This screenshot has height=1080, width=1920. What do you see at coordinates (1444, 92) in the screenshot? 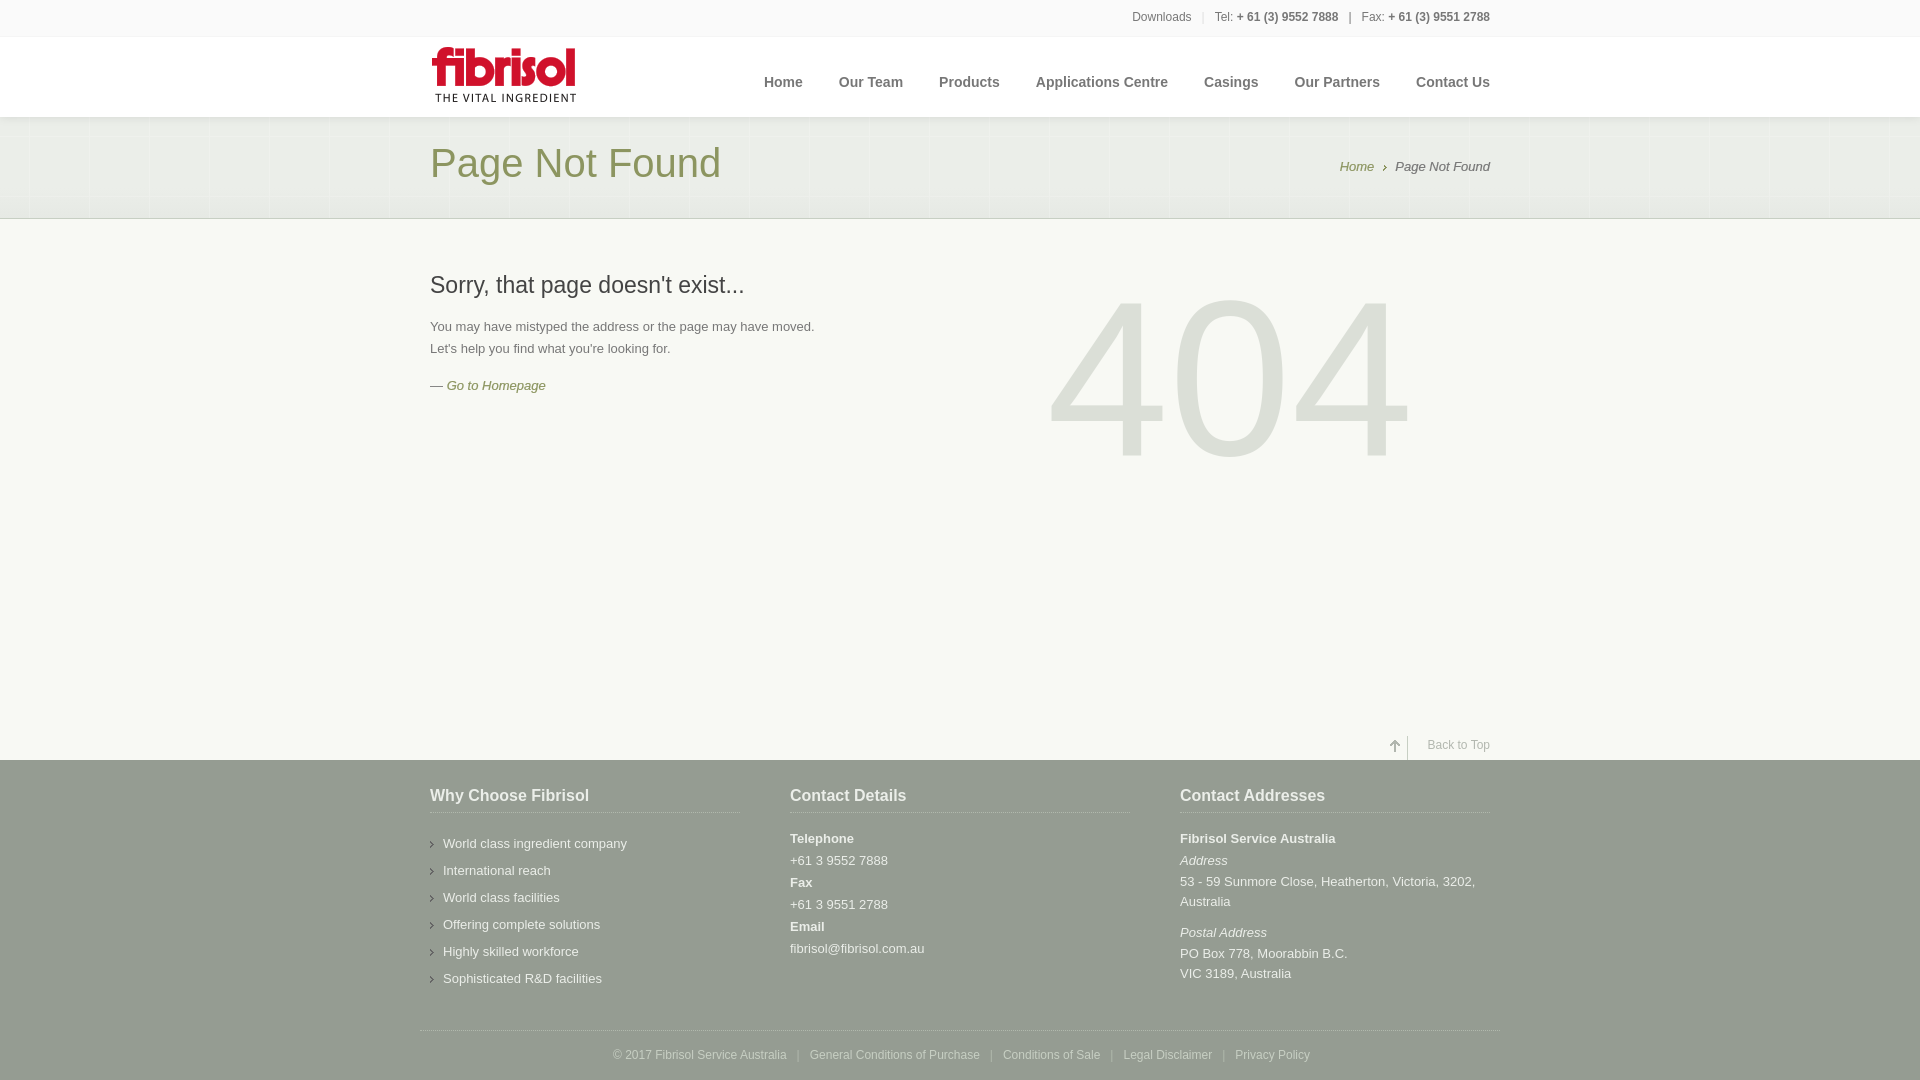
I see `'Contact Us'` at bounding box center [1444, 92].